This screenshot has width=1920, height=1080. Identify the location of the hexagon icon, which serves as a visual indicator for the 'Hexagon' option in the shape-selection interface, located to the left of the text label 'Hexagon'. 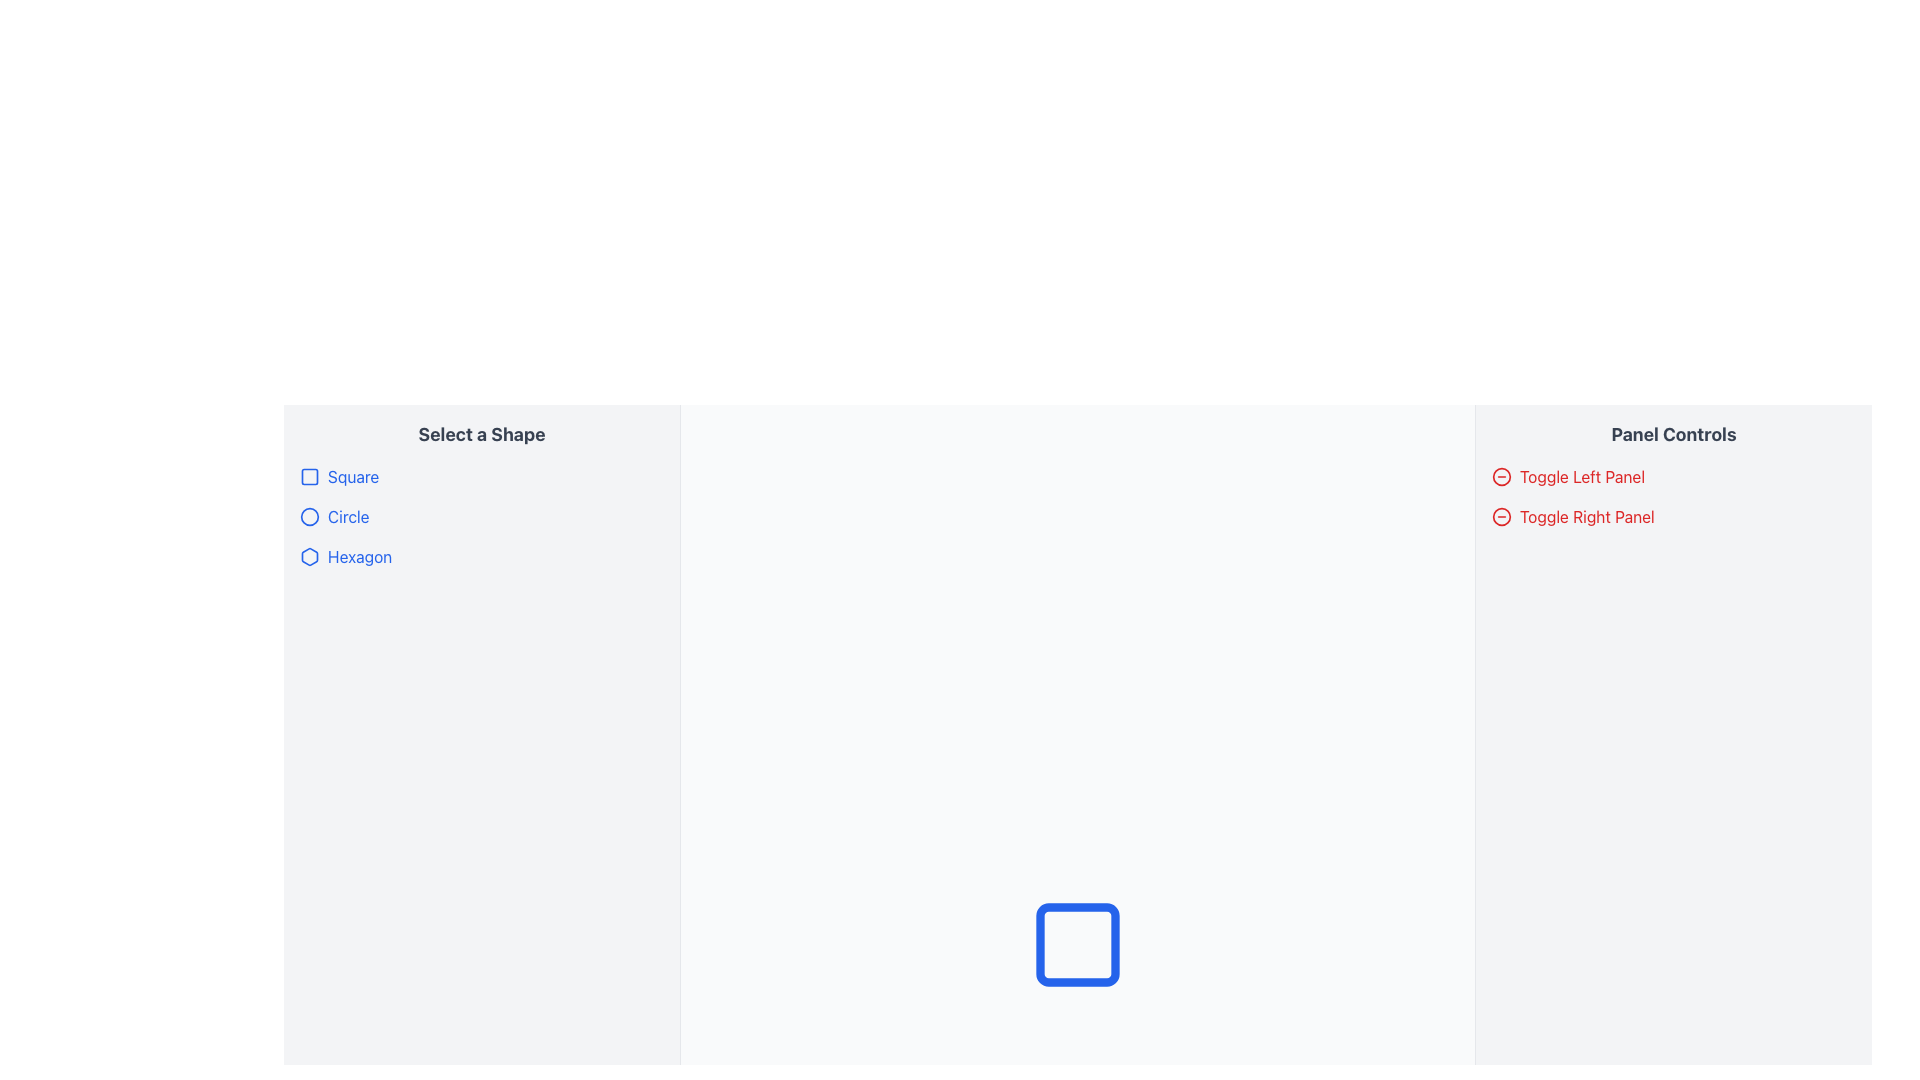
(309, 556).